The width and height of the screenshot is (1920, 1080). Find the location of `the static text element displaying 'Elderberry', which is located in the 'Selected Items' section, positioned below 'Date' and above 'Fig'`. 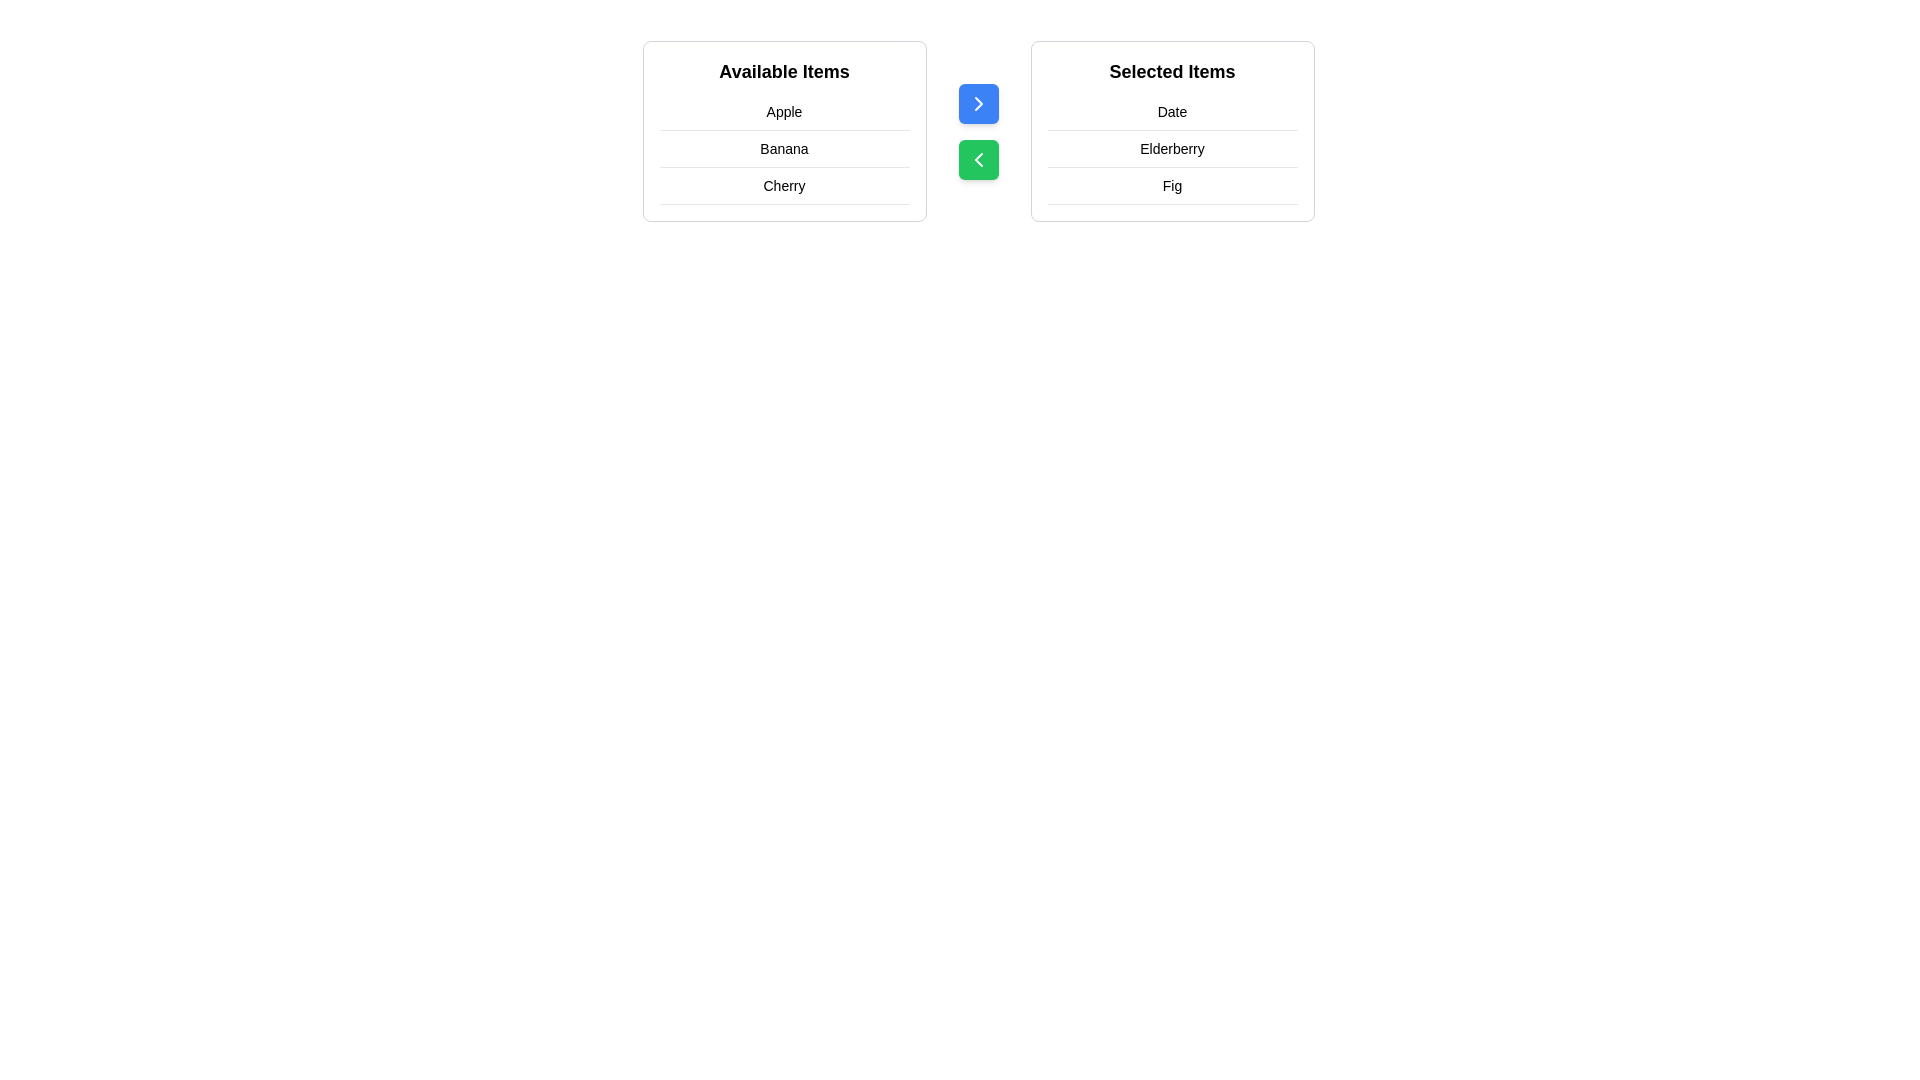

the static text element displaying 'Elderberry', which is located in the 'Selected Items' section, positioned below 'Date' and above 'Fig' is located at coordinates (1172, 148).